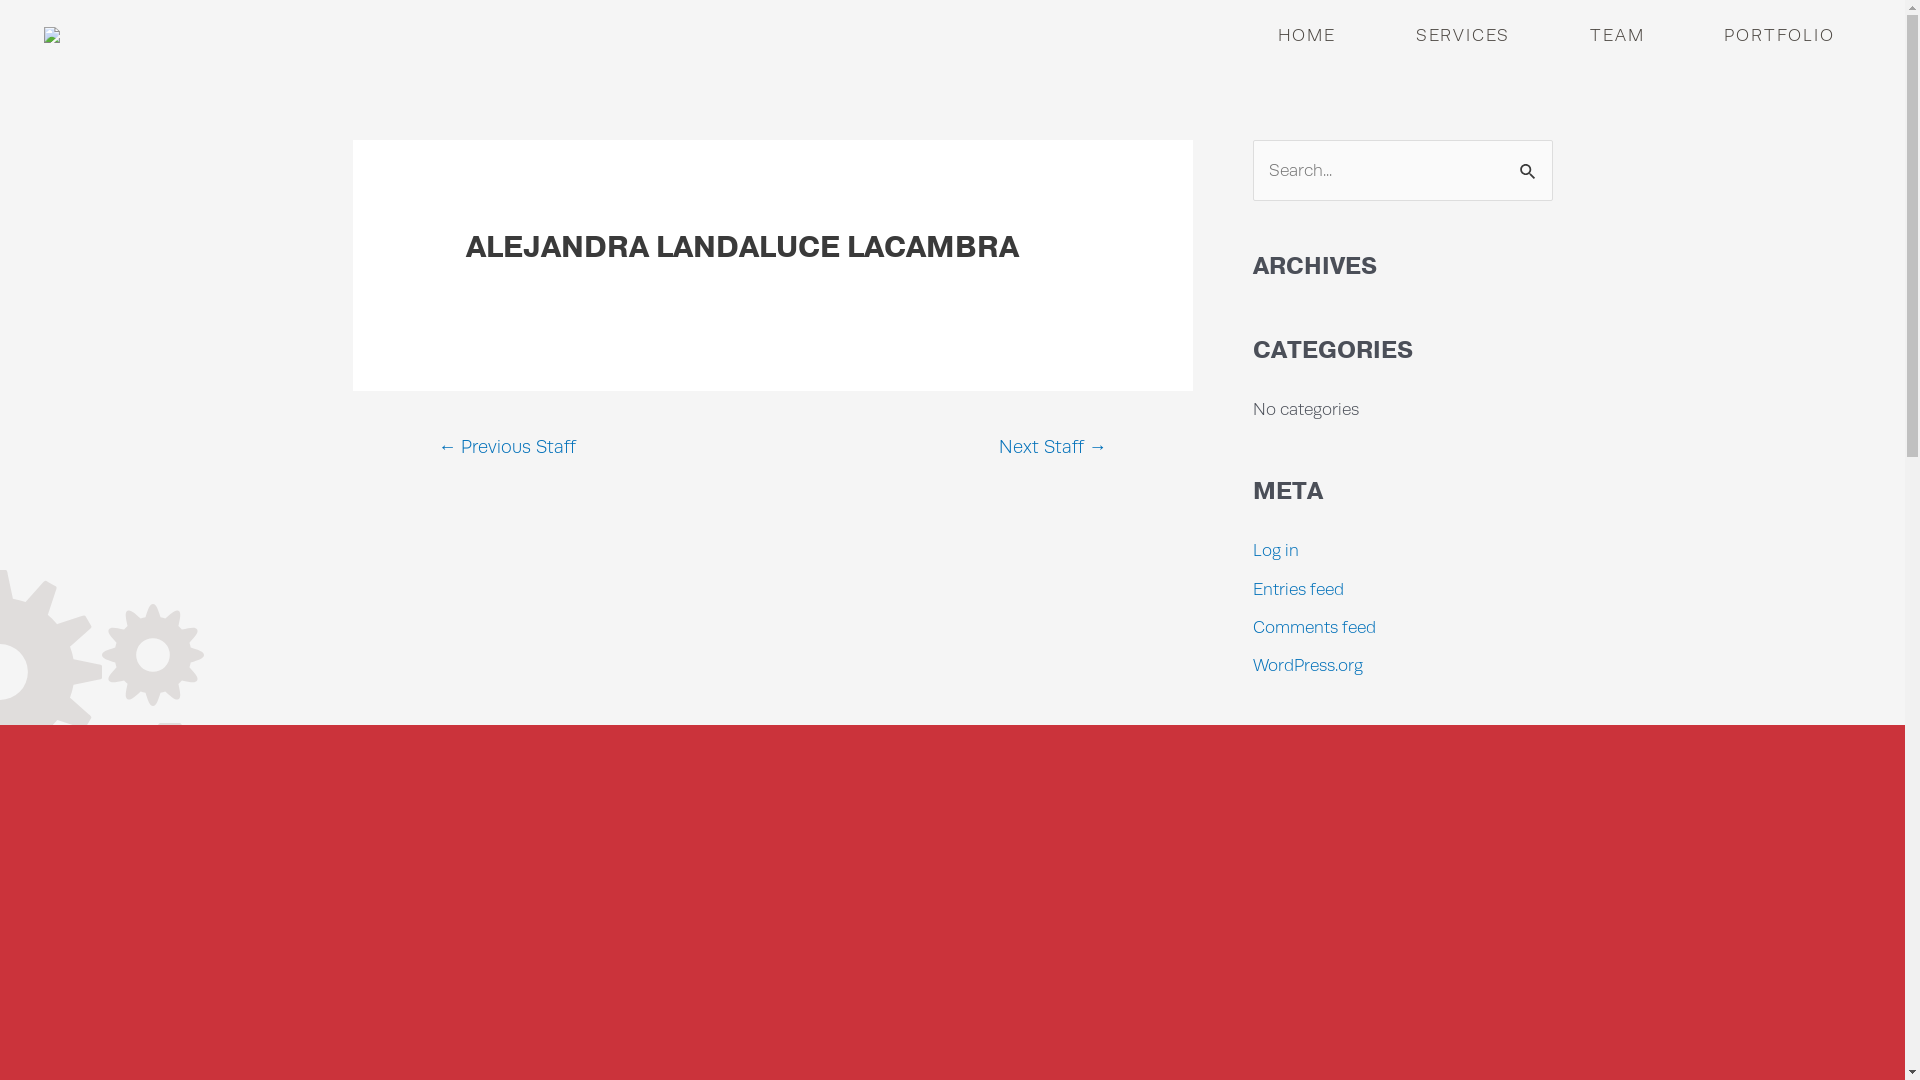 The height and width of the screenshot is (1080, 1920). I want to click on 'PORTFOLIO', so click(1703, 35).